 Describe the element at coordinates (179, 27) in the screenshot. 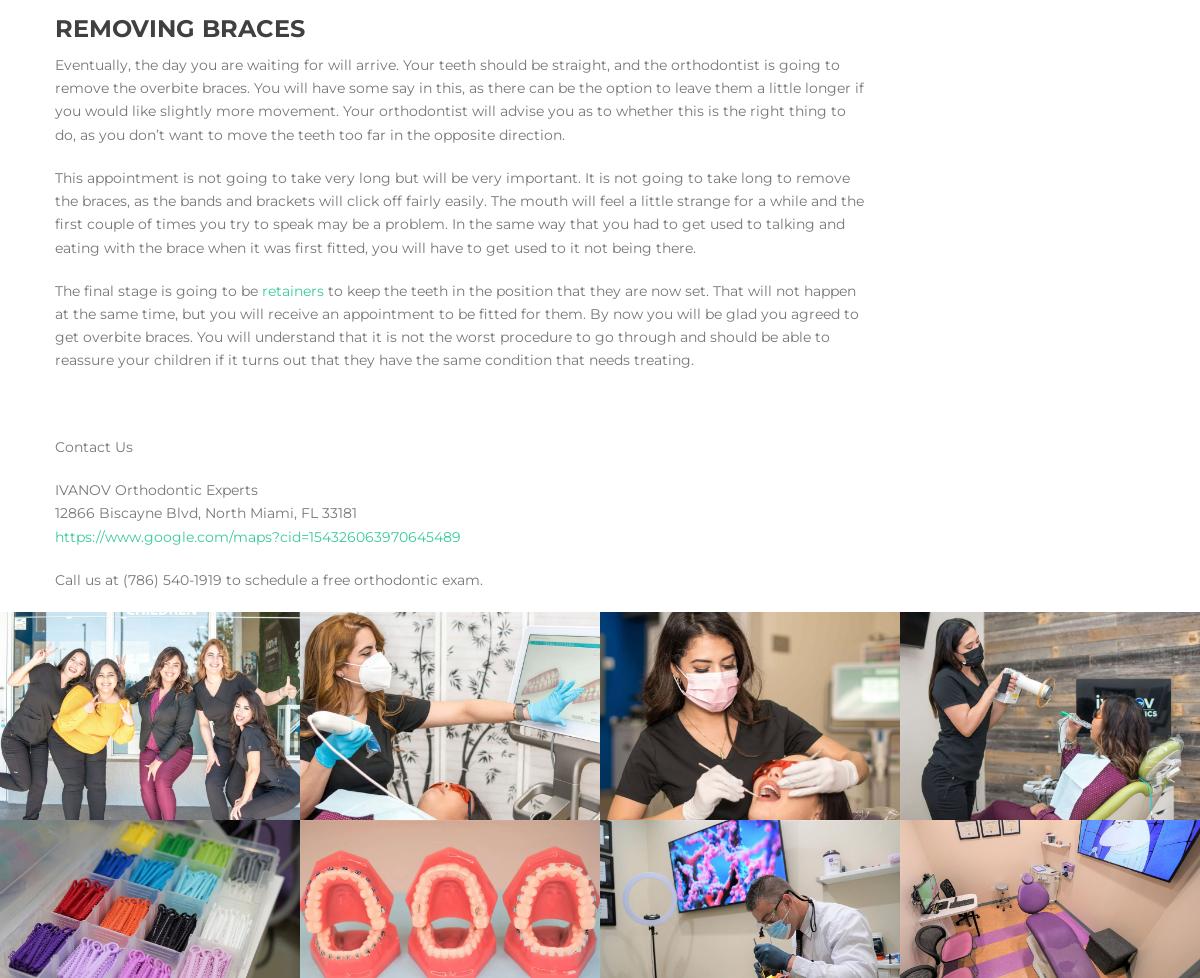

I see `'Removing braces'` at that location.